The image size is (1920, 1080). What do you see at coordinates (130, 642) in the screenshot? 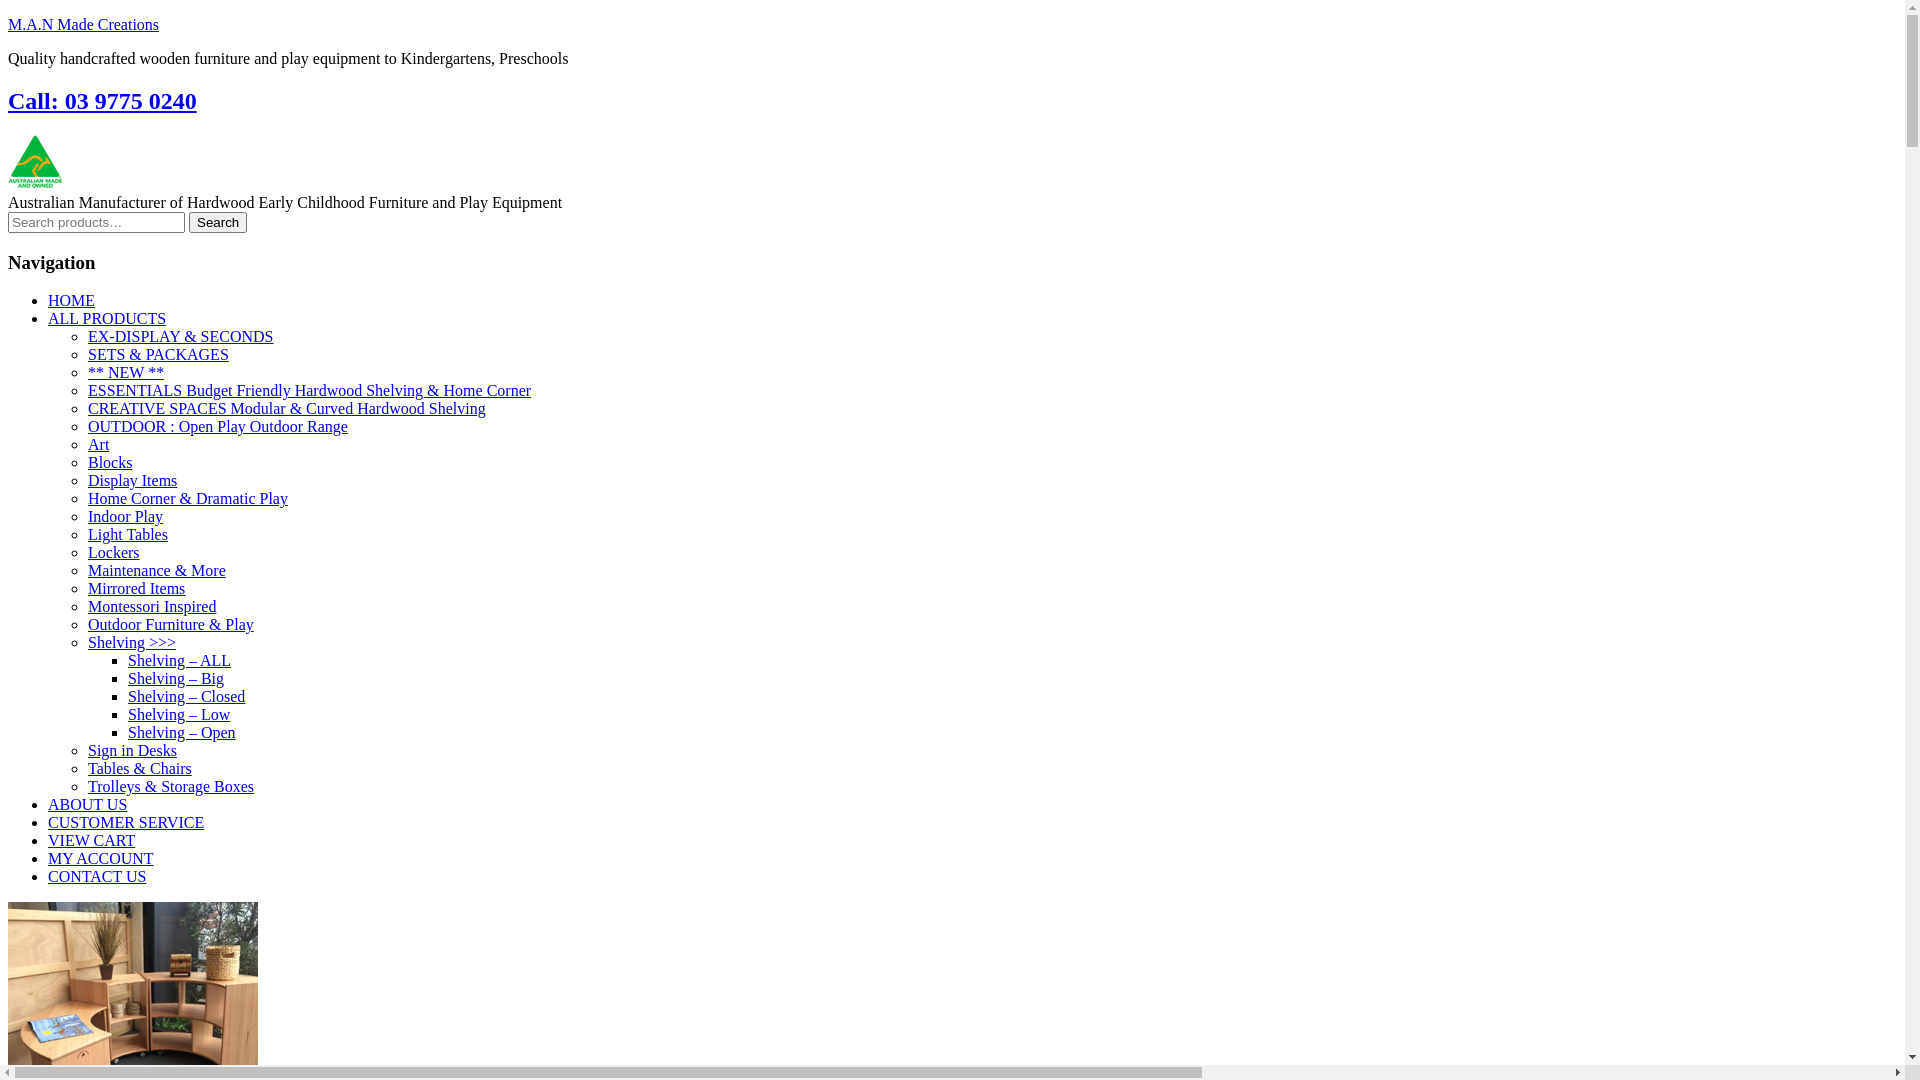
I see `'Shelving >>>'` at bounding box center [130, 642].